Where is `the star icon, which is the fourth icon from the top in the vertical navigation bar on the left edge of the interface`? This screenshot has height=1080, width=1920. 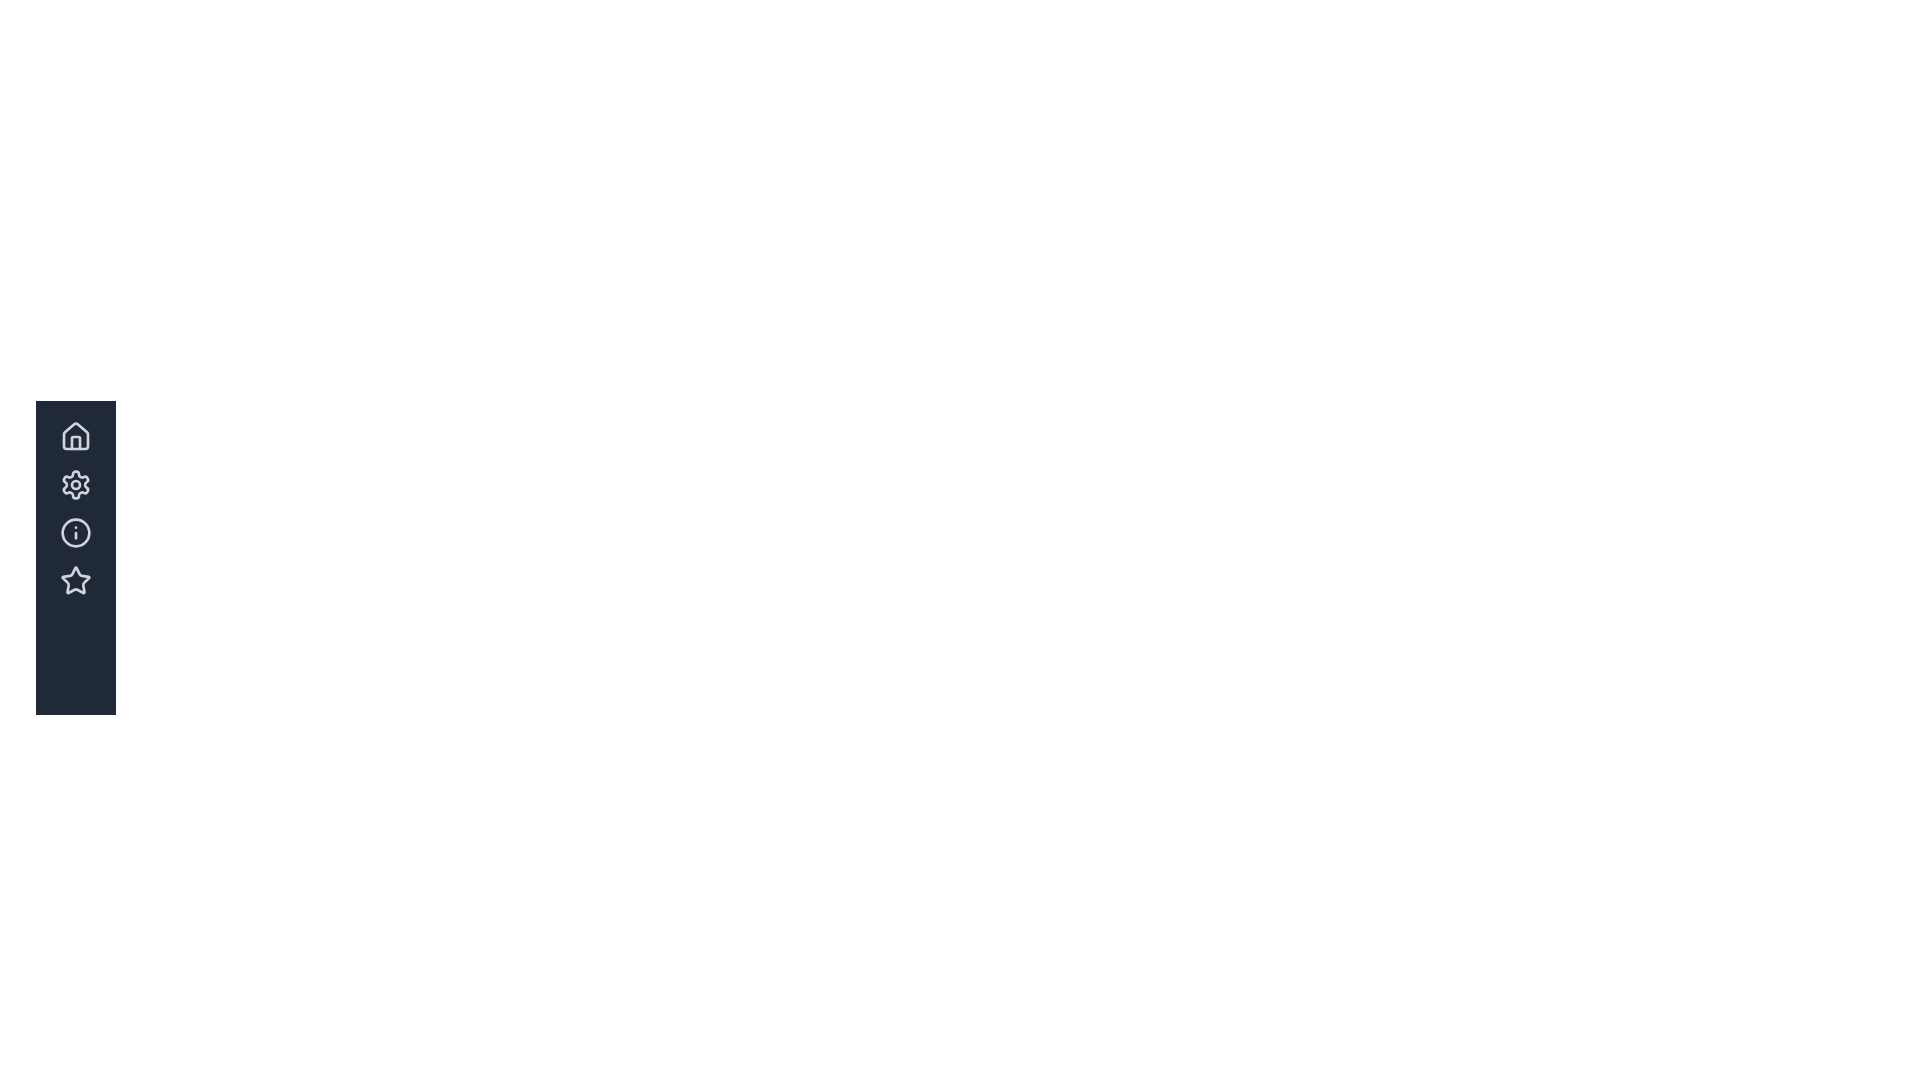 the star icon, which is the fourth icon from the top in the vertical navigation bar on the left edge of the interface is located at coordinates (76, 580).